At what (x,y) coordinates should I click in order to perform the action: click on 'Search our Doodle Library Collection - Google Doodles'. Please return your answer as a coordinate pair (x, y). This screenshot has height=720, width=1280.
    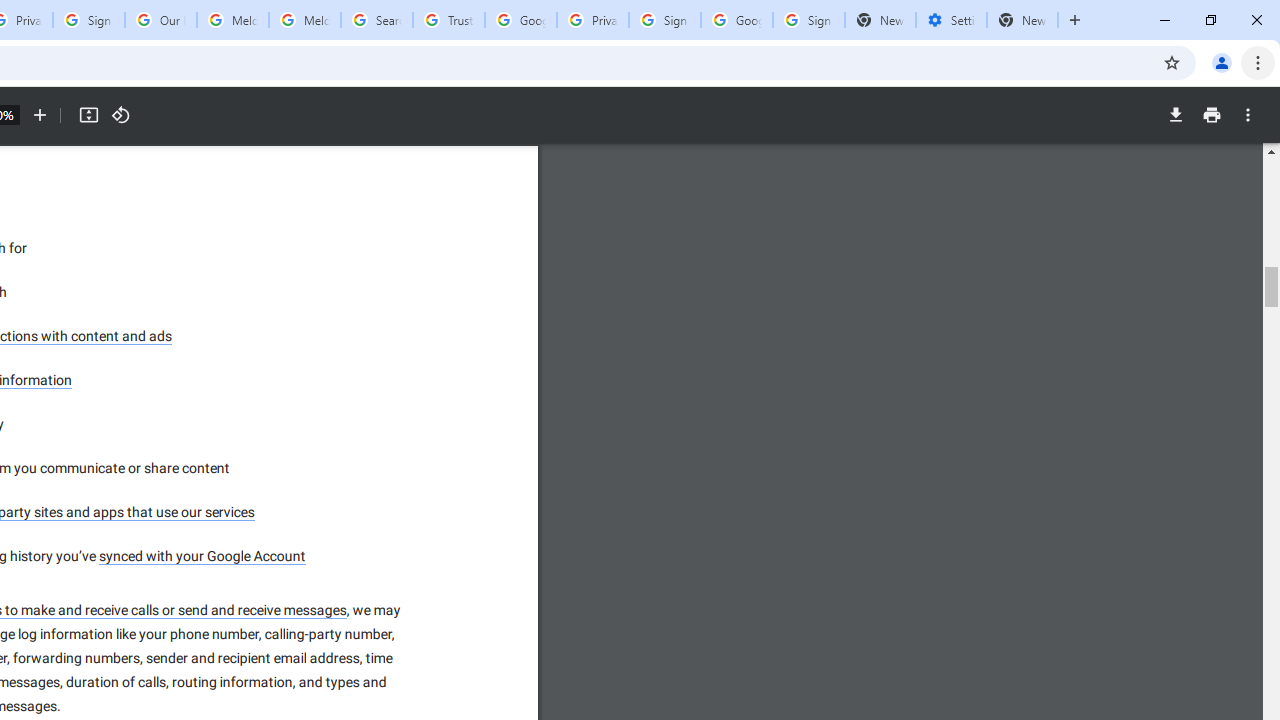
    Looking at the image, I should click on (376, 20).